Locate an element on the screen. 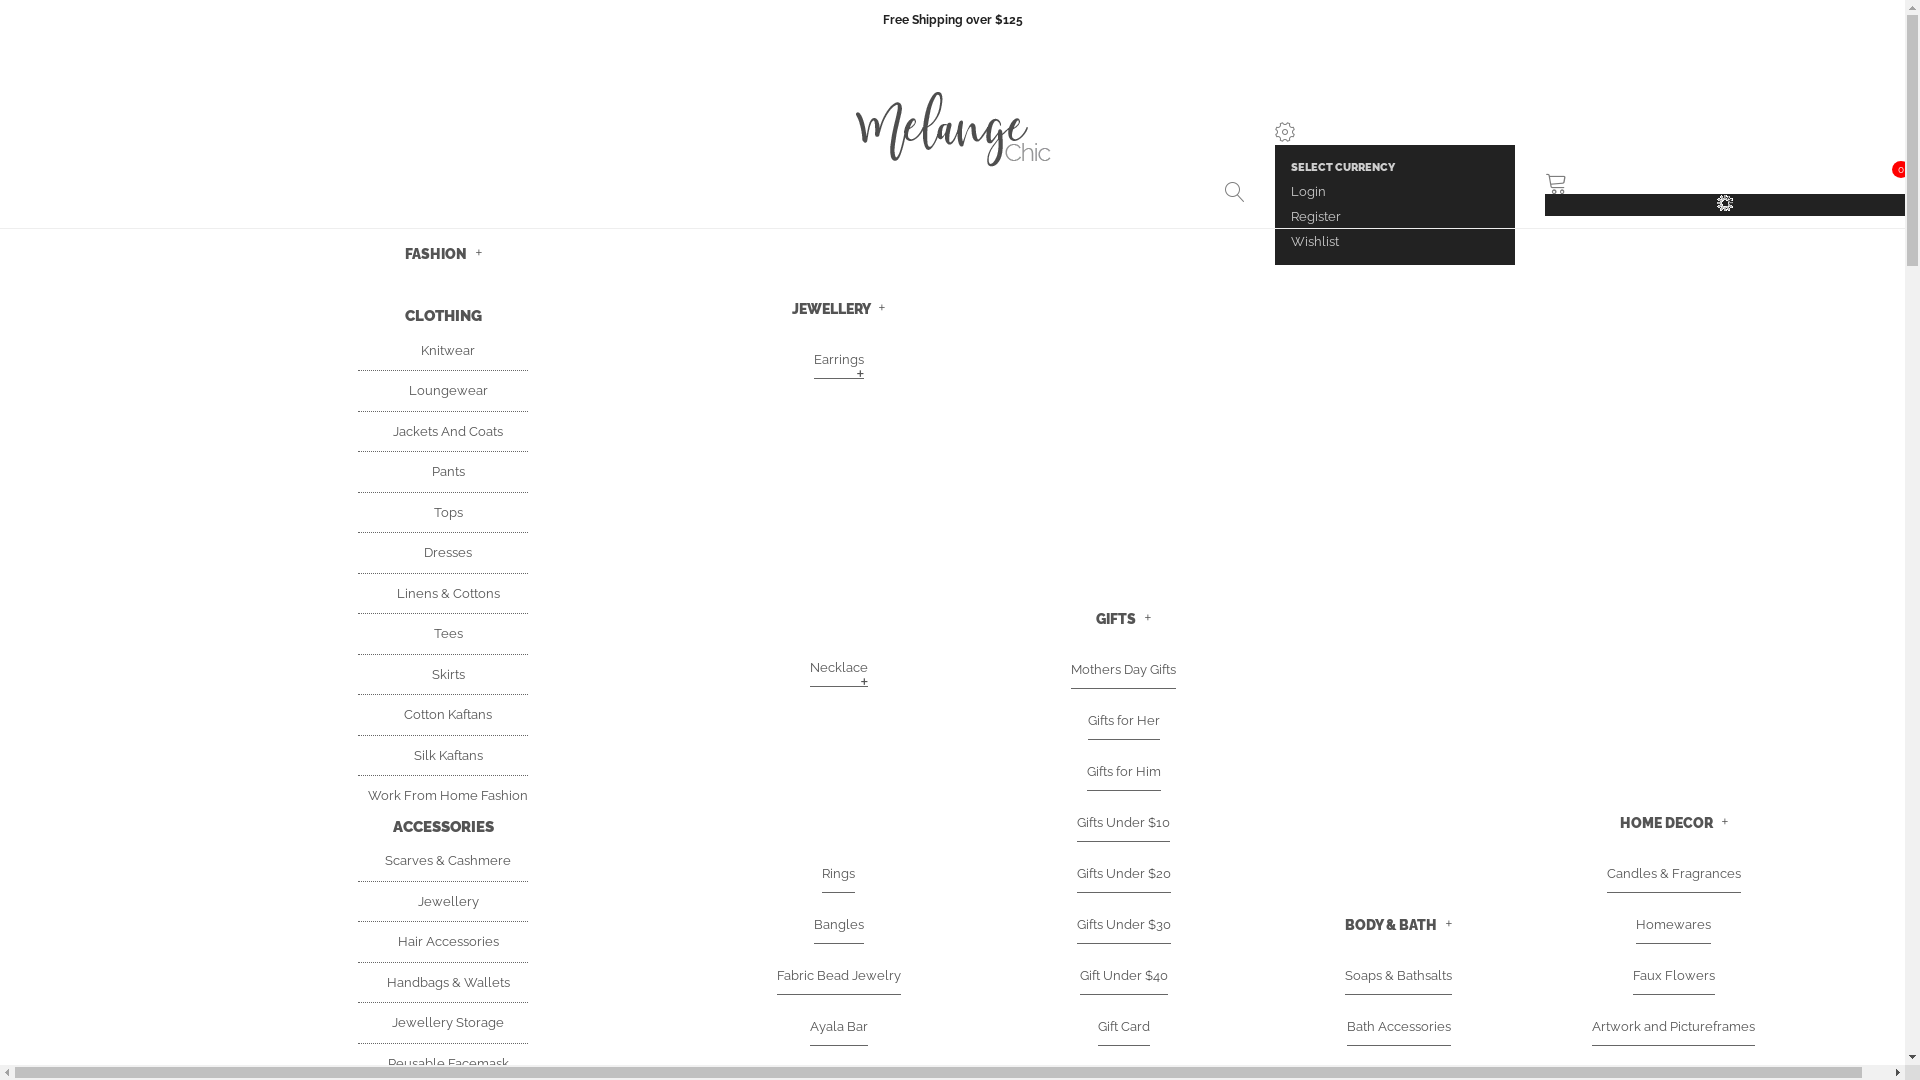 This screenshot has height=1080, width=1920. 'Artwork and Pictureframes' is located at coordinates (1673, 1026).